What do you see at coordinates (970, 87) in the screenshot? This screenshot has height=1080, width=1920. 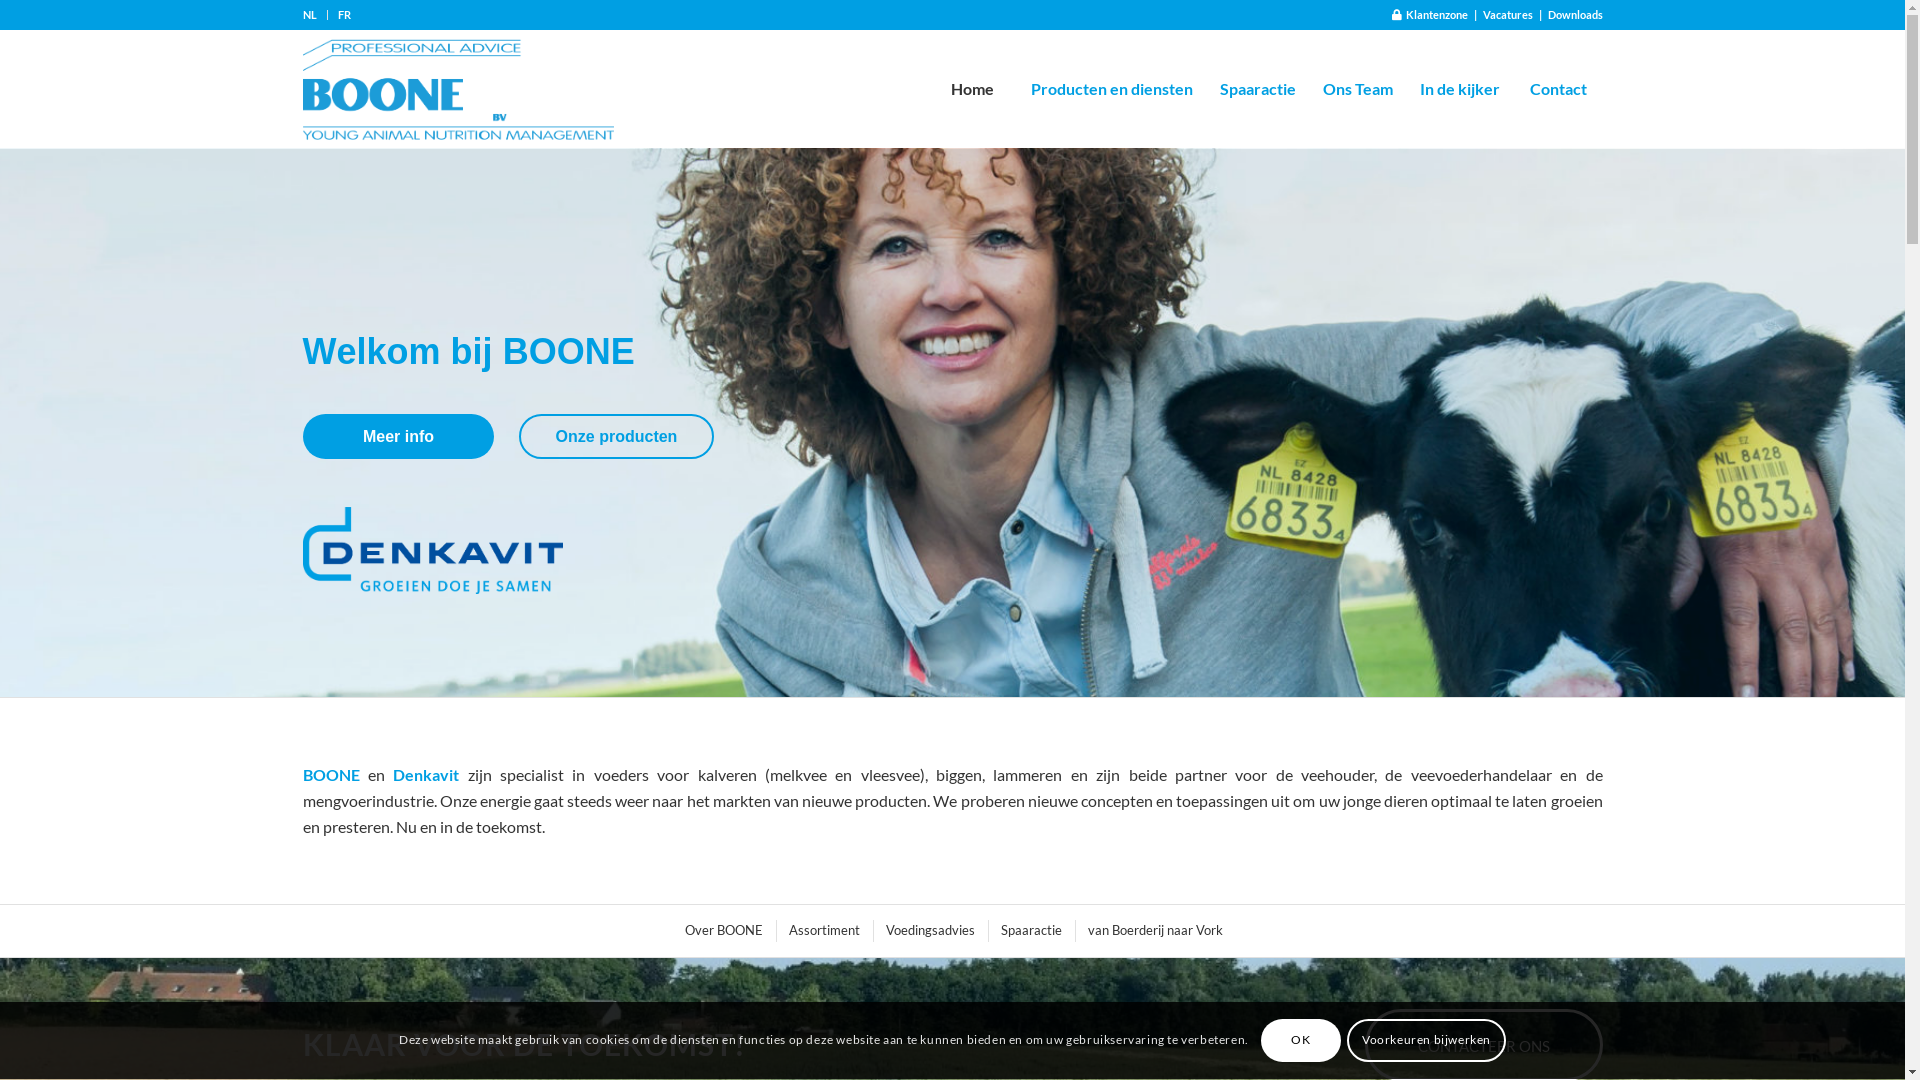 I see `'Home'` at bounding box center [970, 87].